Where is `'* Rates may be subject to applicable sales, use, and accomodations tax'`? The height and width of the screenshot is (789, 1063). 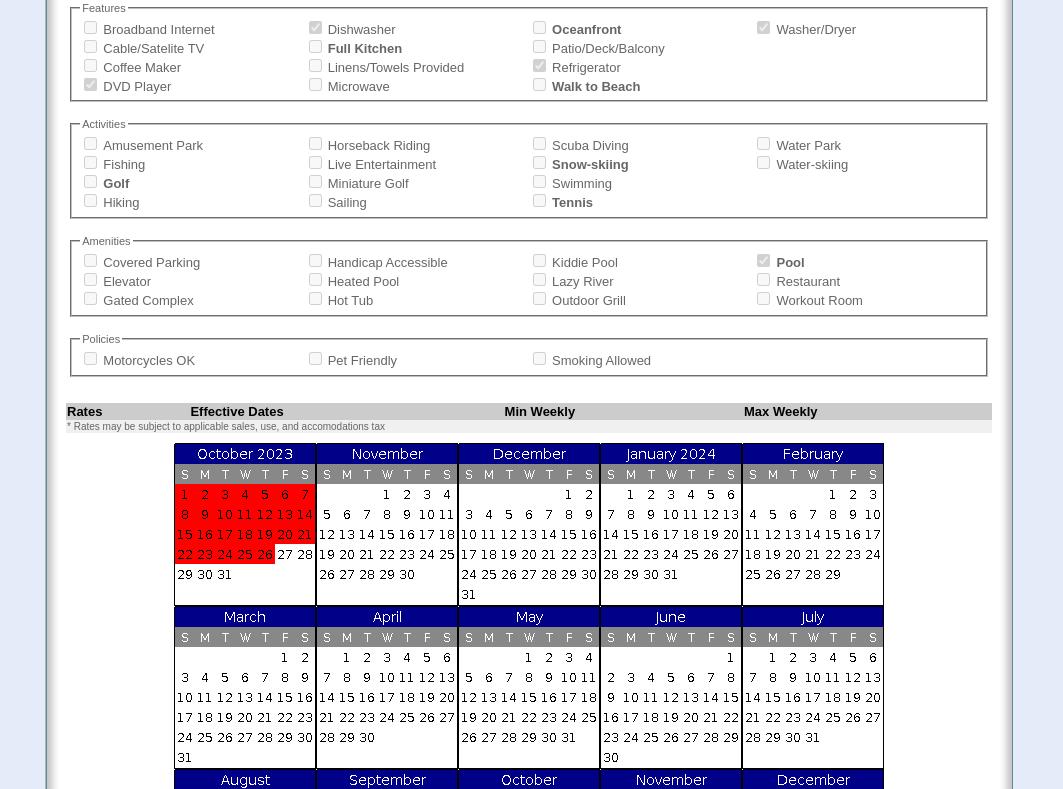
'* Rates may be subject to applicable sales, use, and accomodations tax' is located at coordinates (225, 425).